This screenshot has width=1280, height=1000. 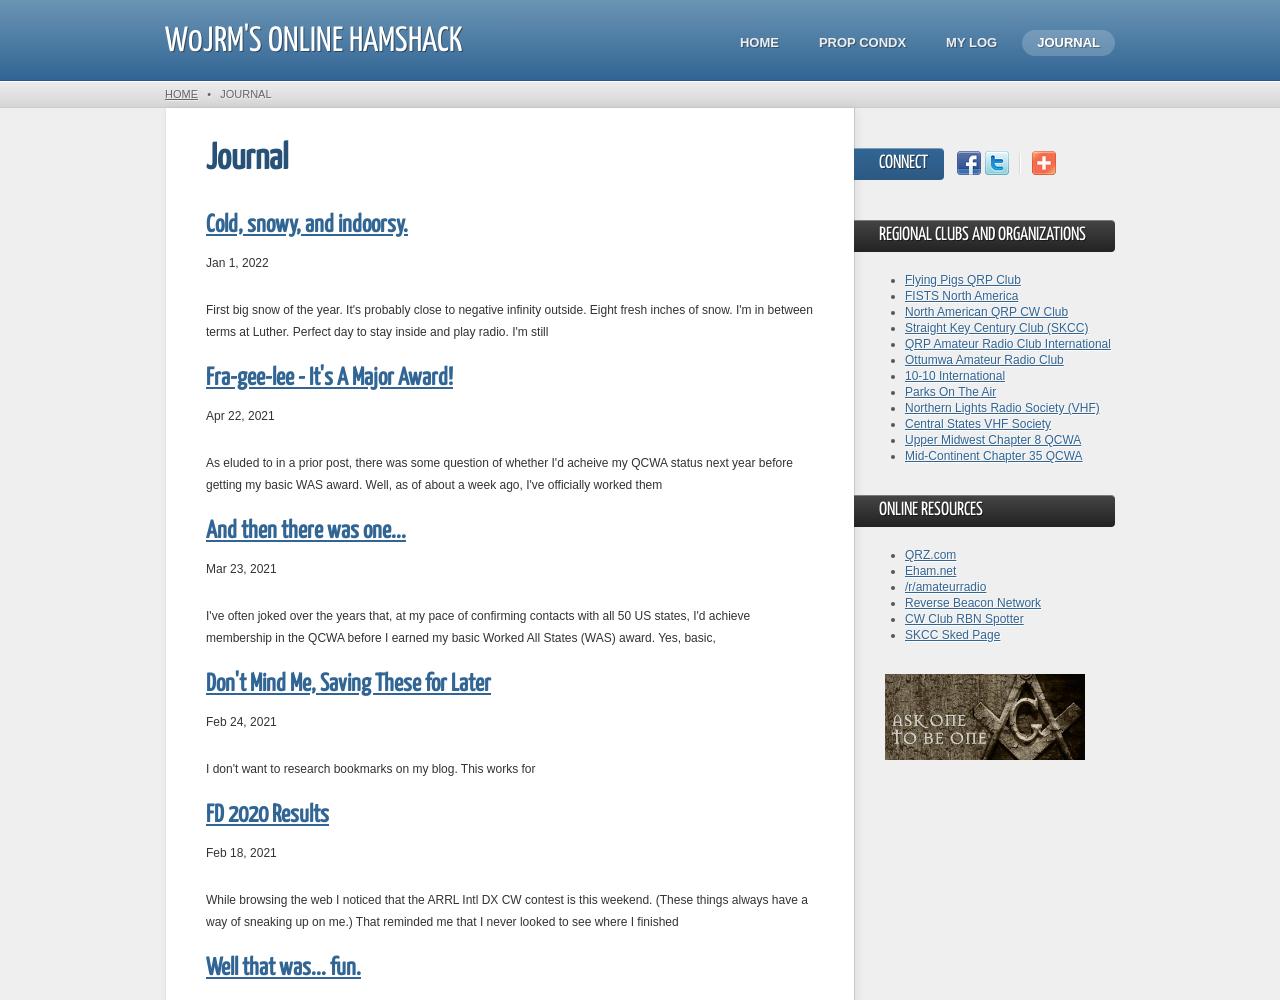 I want to click on 'Northern Lights Radio Society (VHF)', so click(x=1001, y=408).